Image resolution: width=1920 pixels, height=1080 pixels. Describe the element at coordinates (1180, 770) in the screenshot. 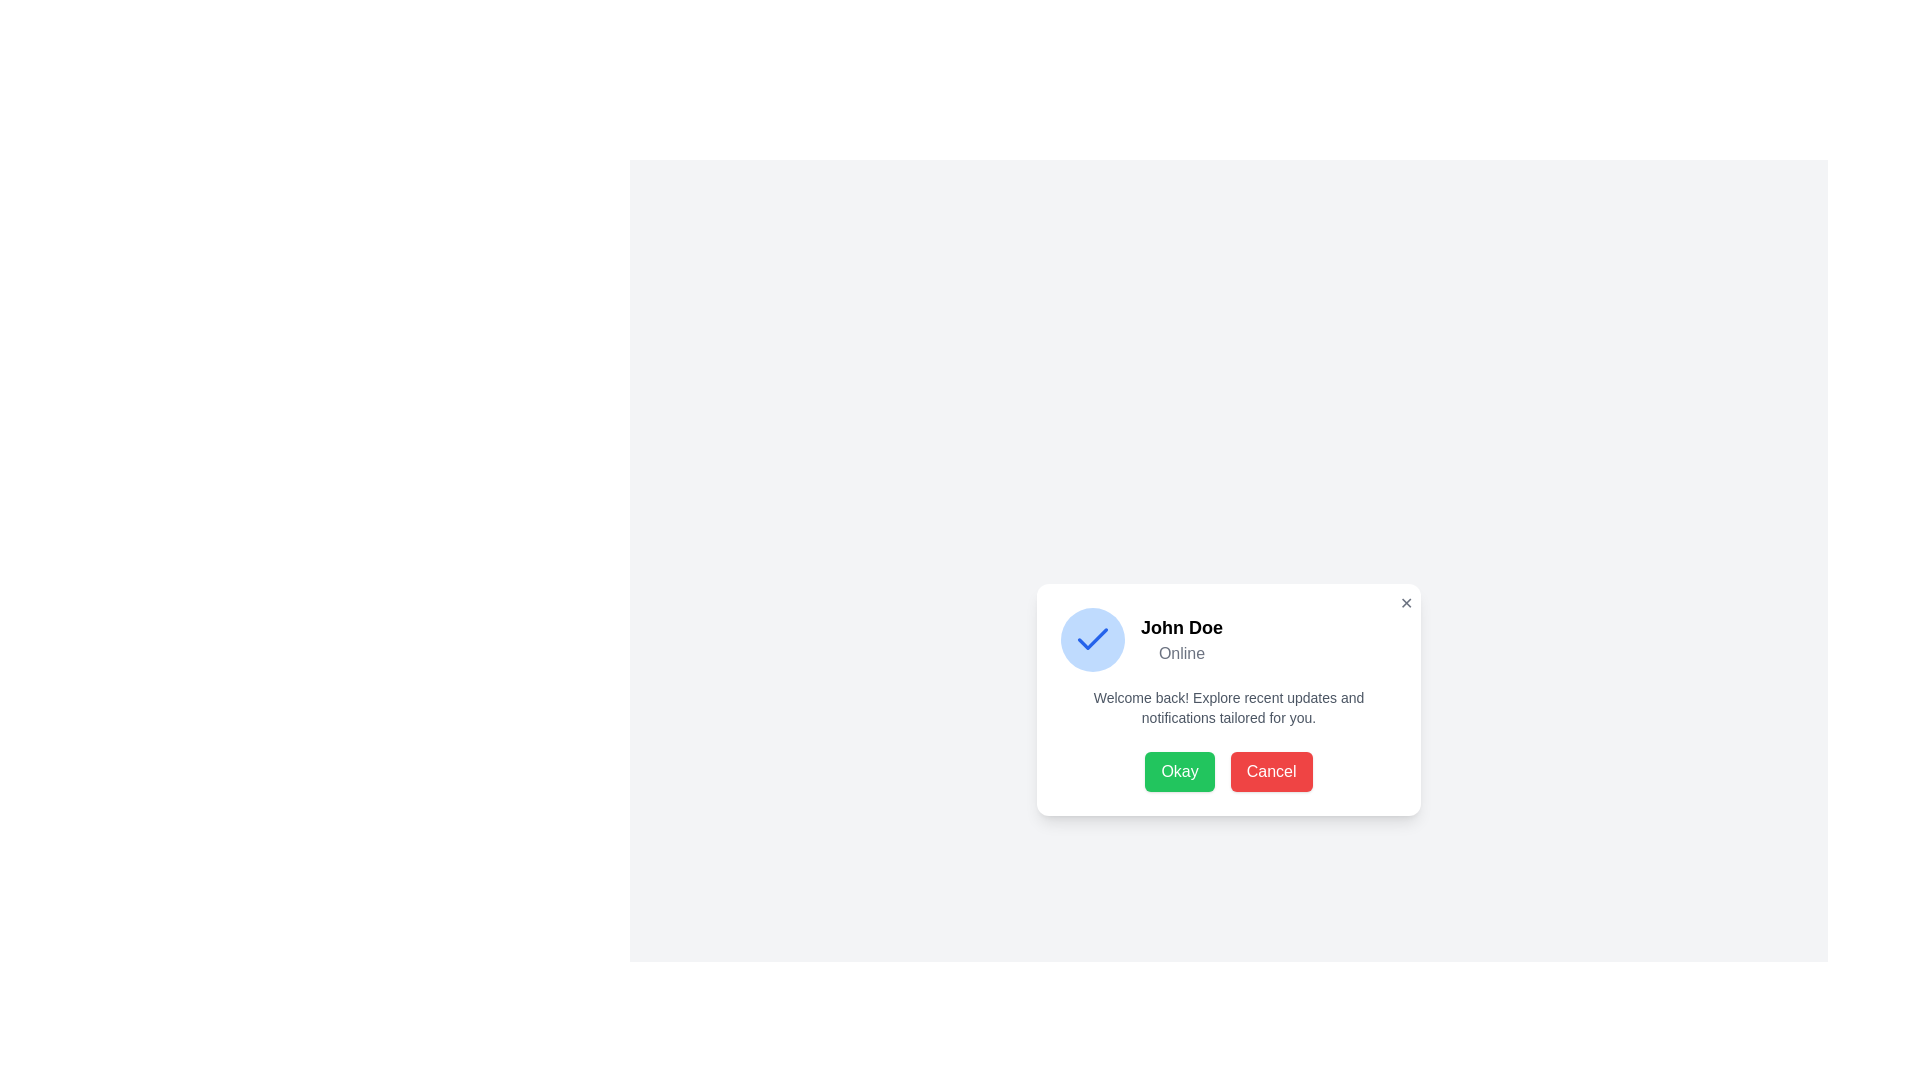

I see `the green 'Okay' button with rounded corners to observe its styling changes` at that location.